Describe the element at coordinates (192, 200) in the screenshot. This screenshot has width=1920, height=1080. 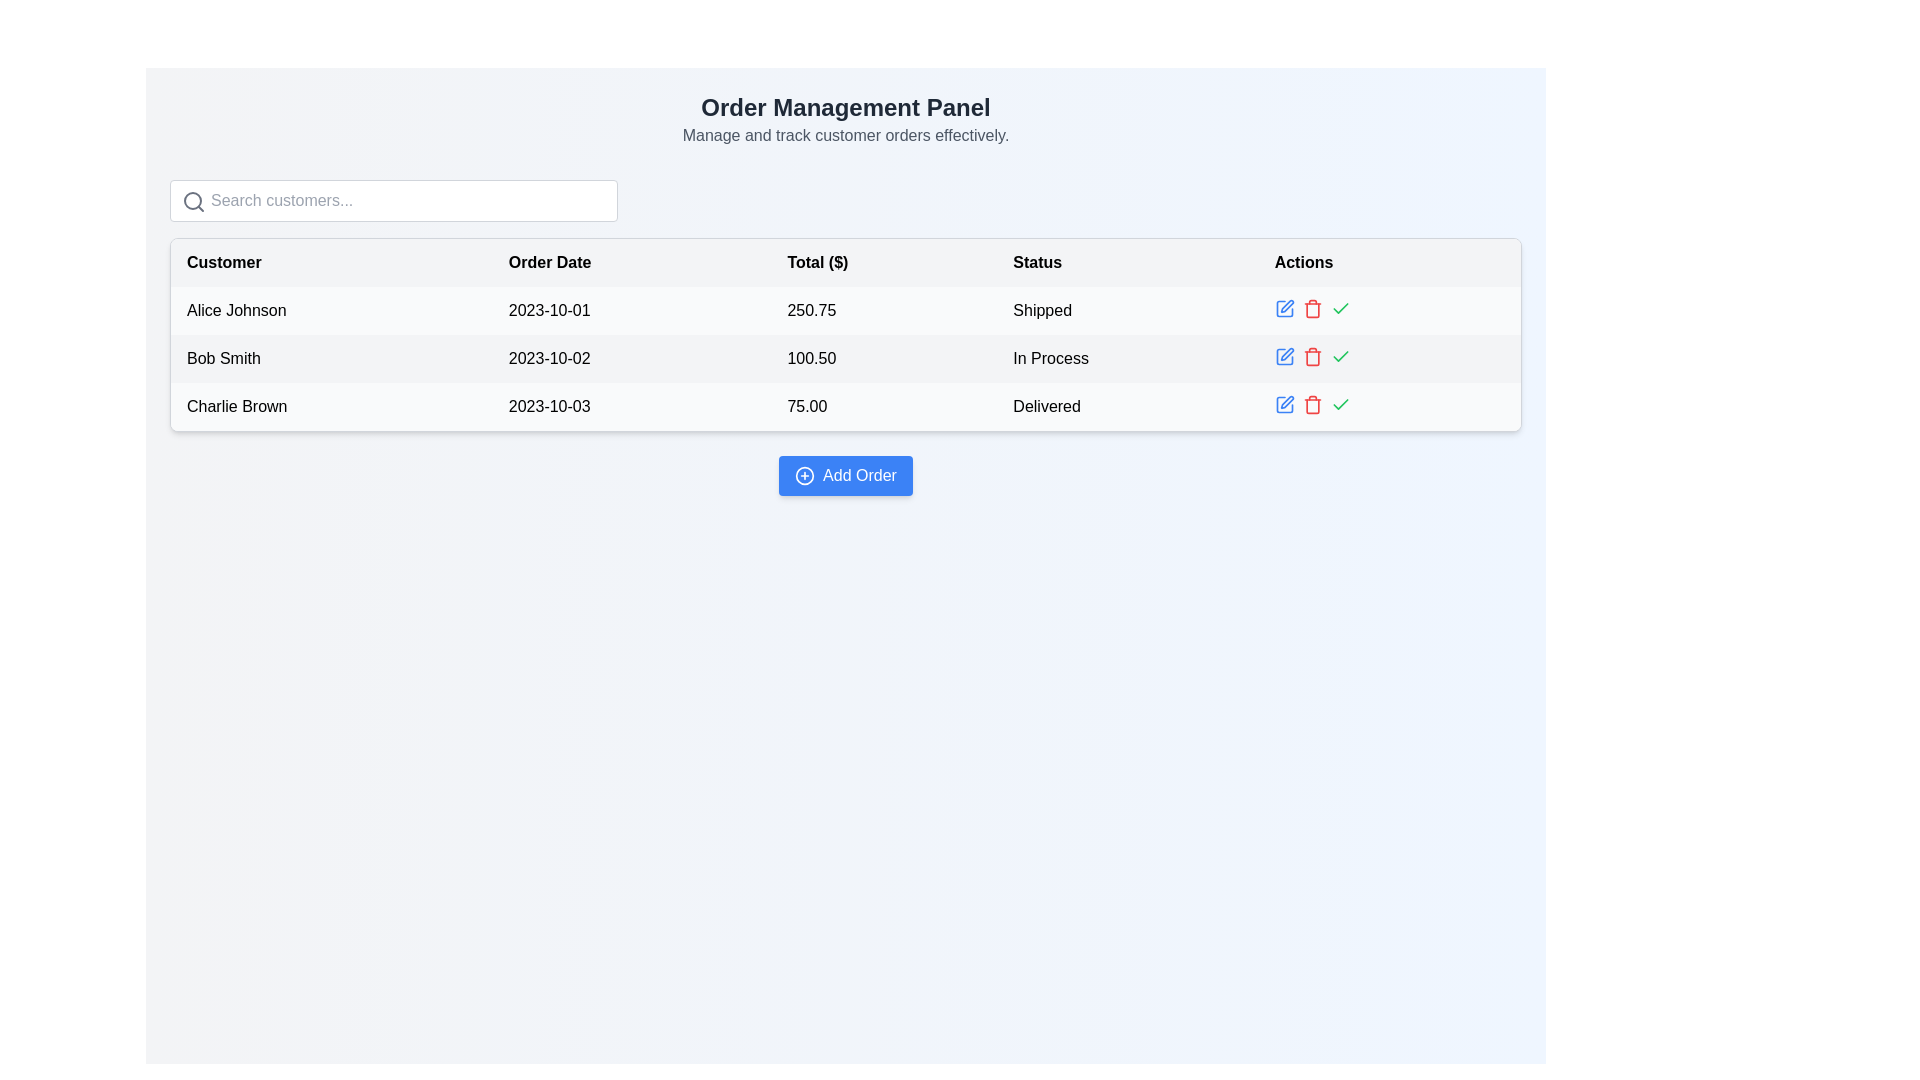
I see `the circle SVG element that is centered within the magnifying glass icon, which is located to the left of the search input field at the top of the interface` at that location.